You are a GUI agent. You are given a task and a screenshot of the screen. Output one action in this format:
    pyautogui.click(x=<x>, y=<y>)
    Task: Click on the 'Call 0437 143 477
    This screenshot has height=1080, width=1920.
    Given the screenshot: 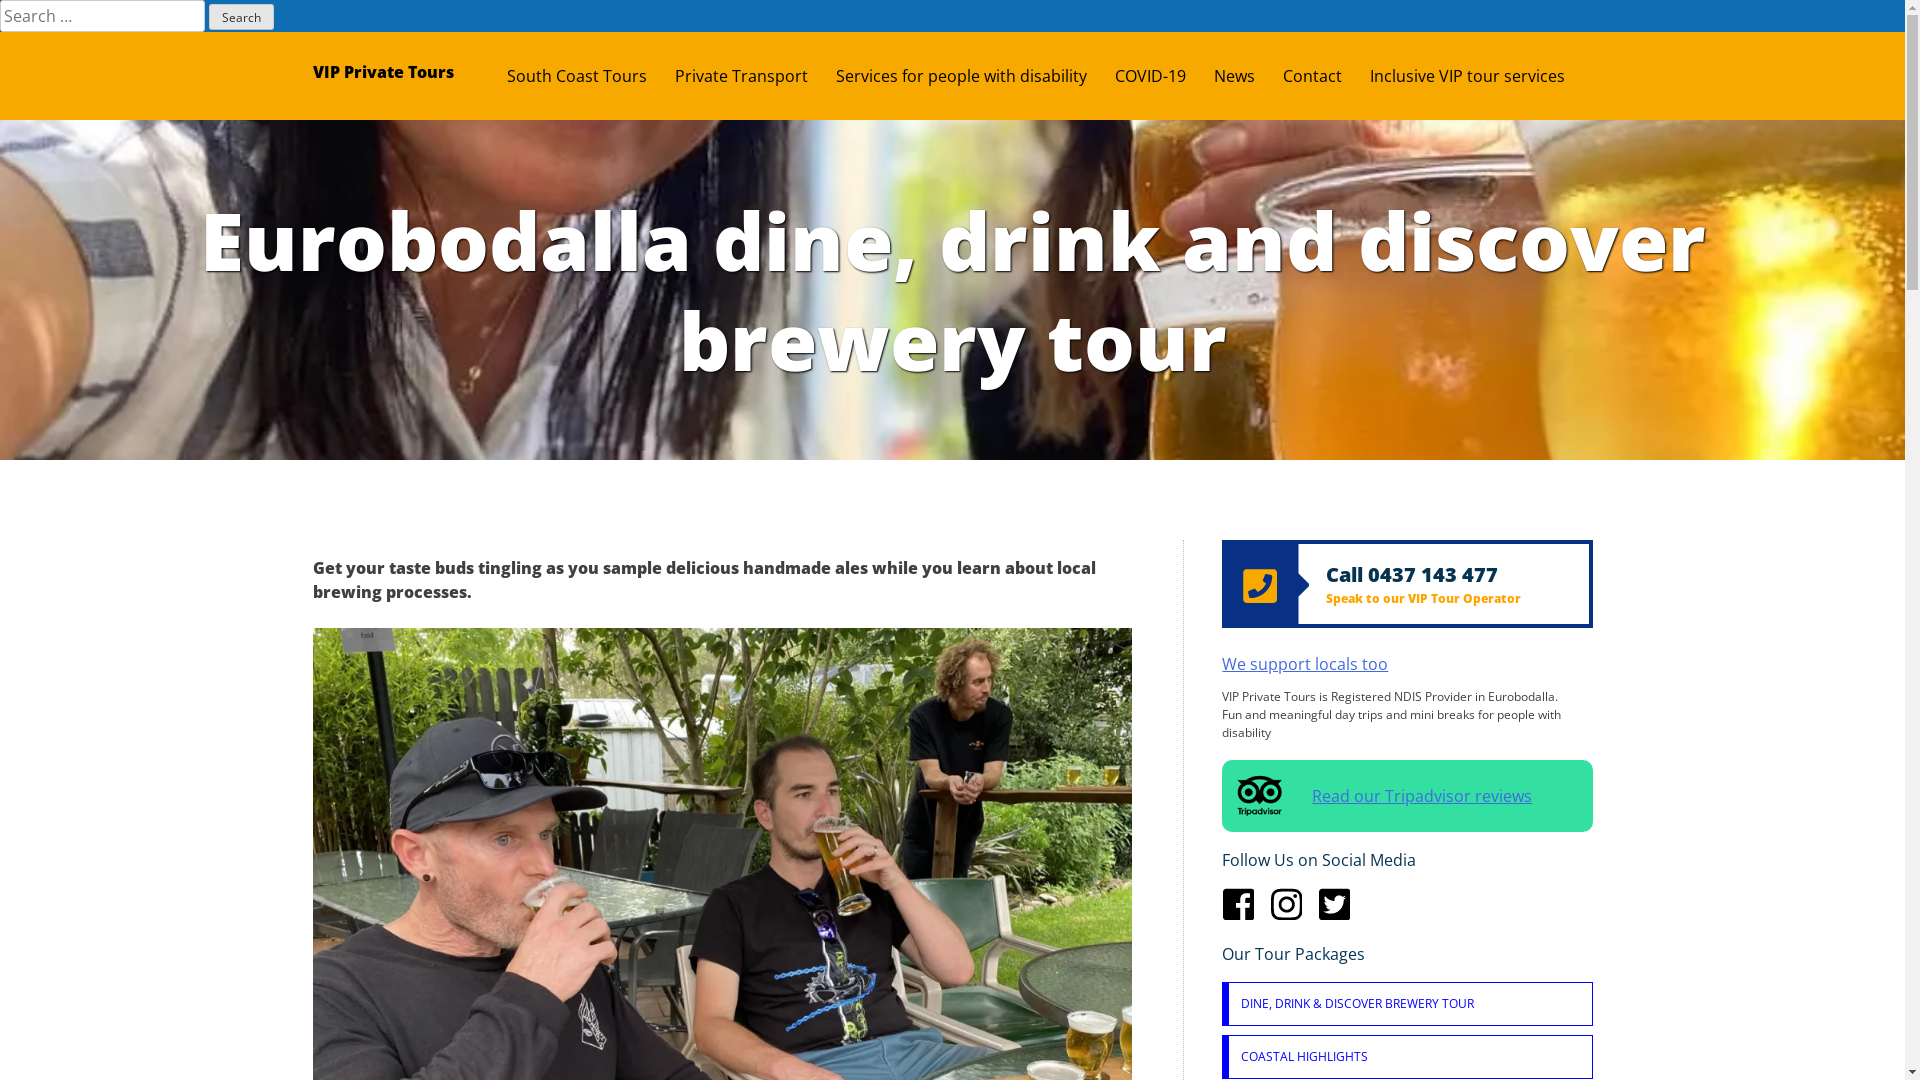 What is the action you would take?
    pyautogui.click(x=1405, y=583)
    